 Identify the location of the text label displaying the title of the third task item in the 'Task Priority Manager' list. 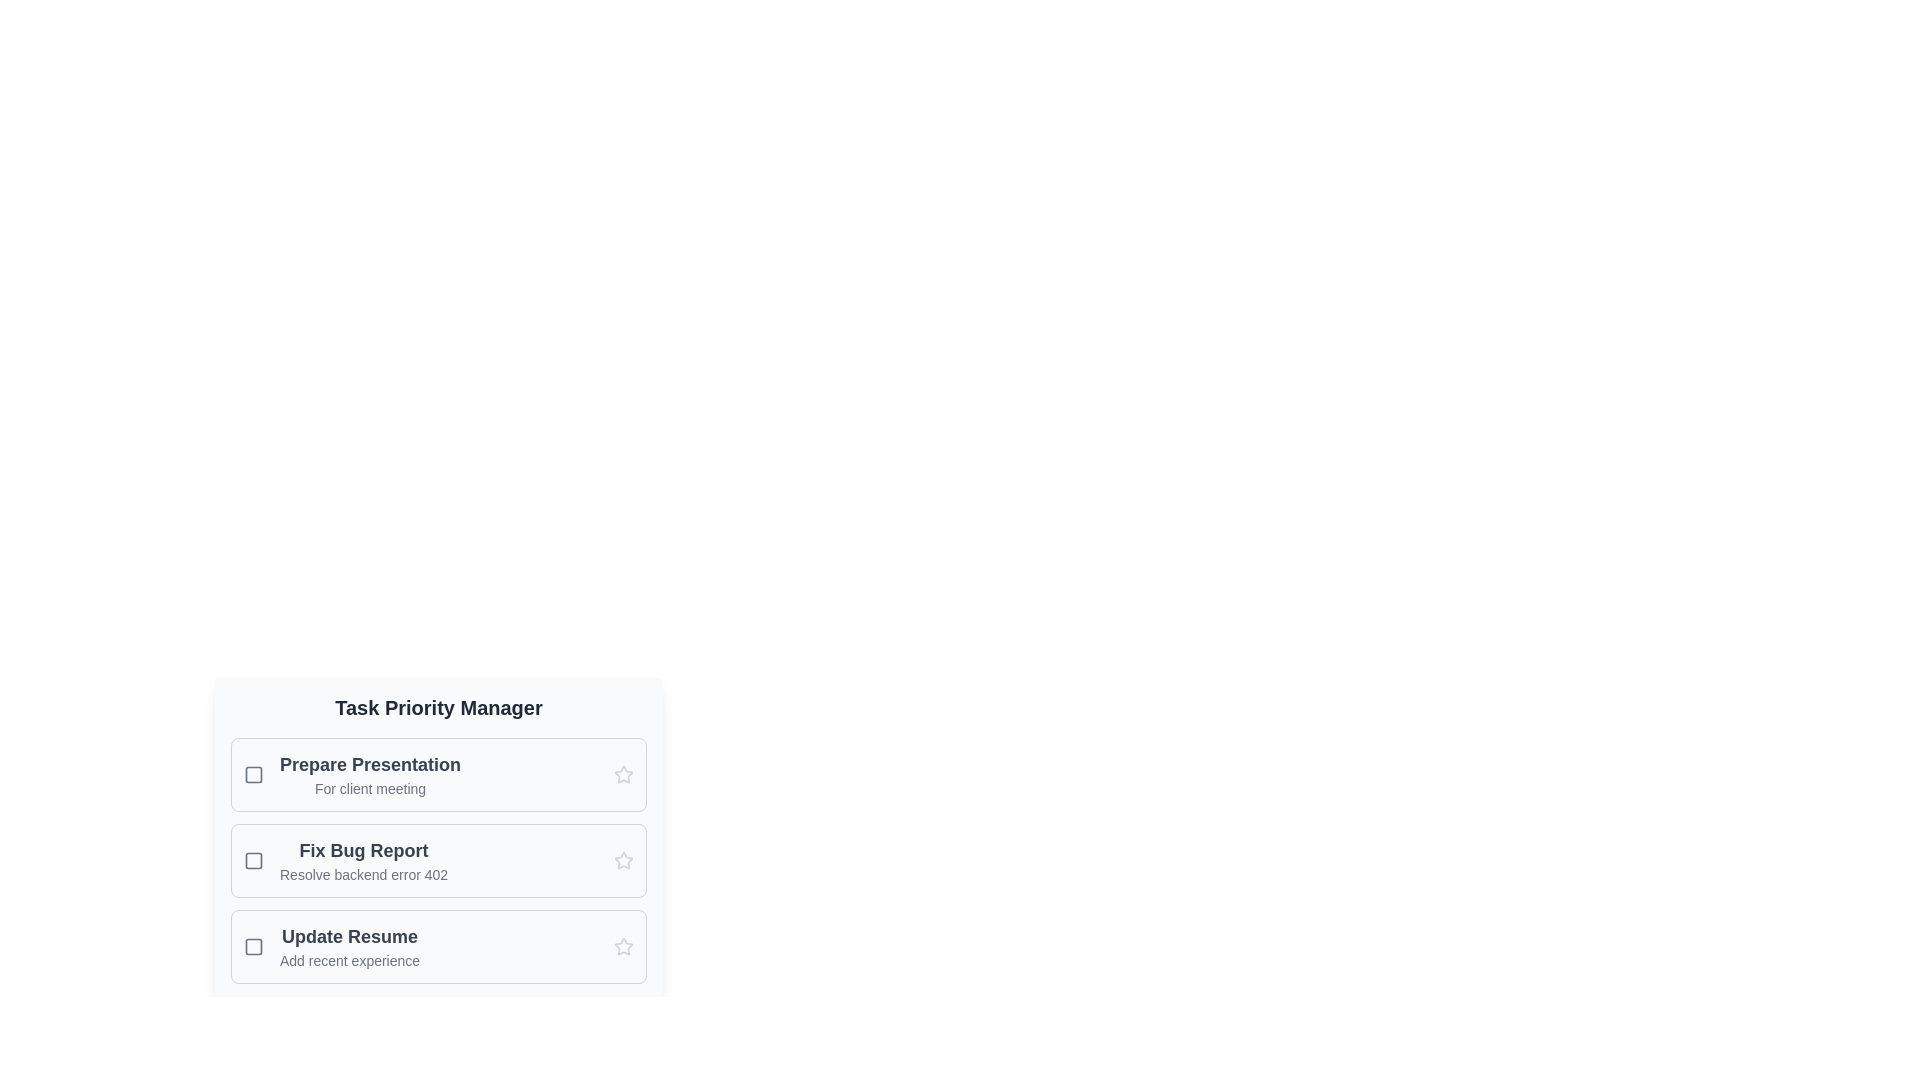
(350, 937).